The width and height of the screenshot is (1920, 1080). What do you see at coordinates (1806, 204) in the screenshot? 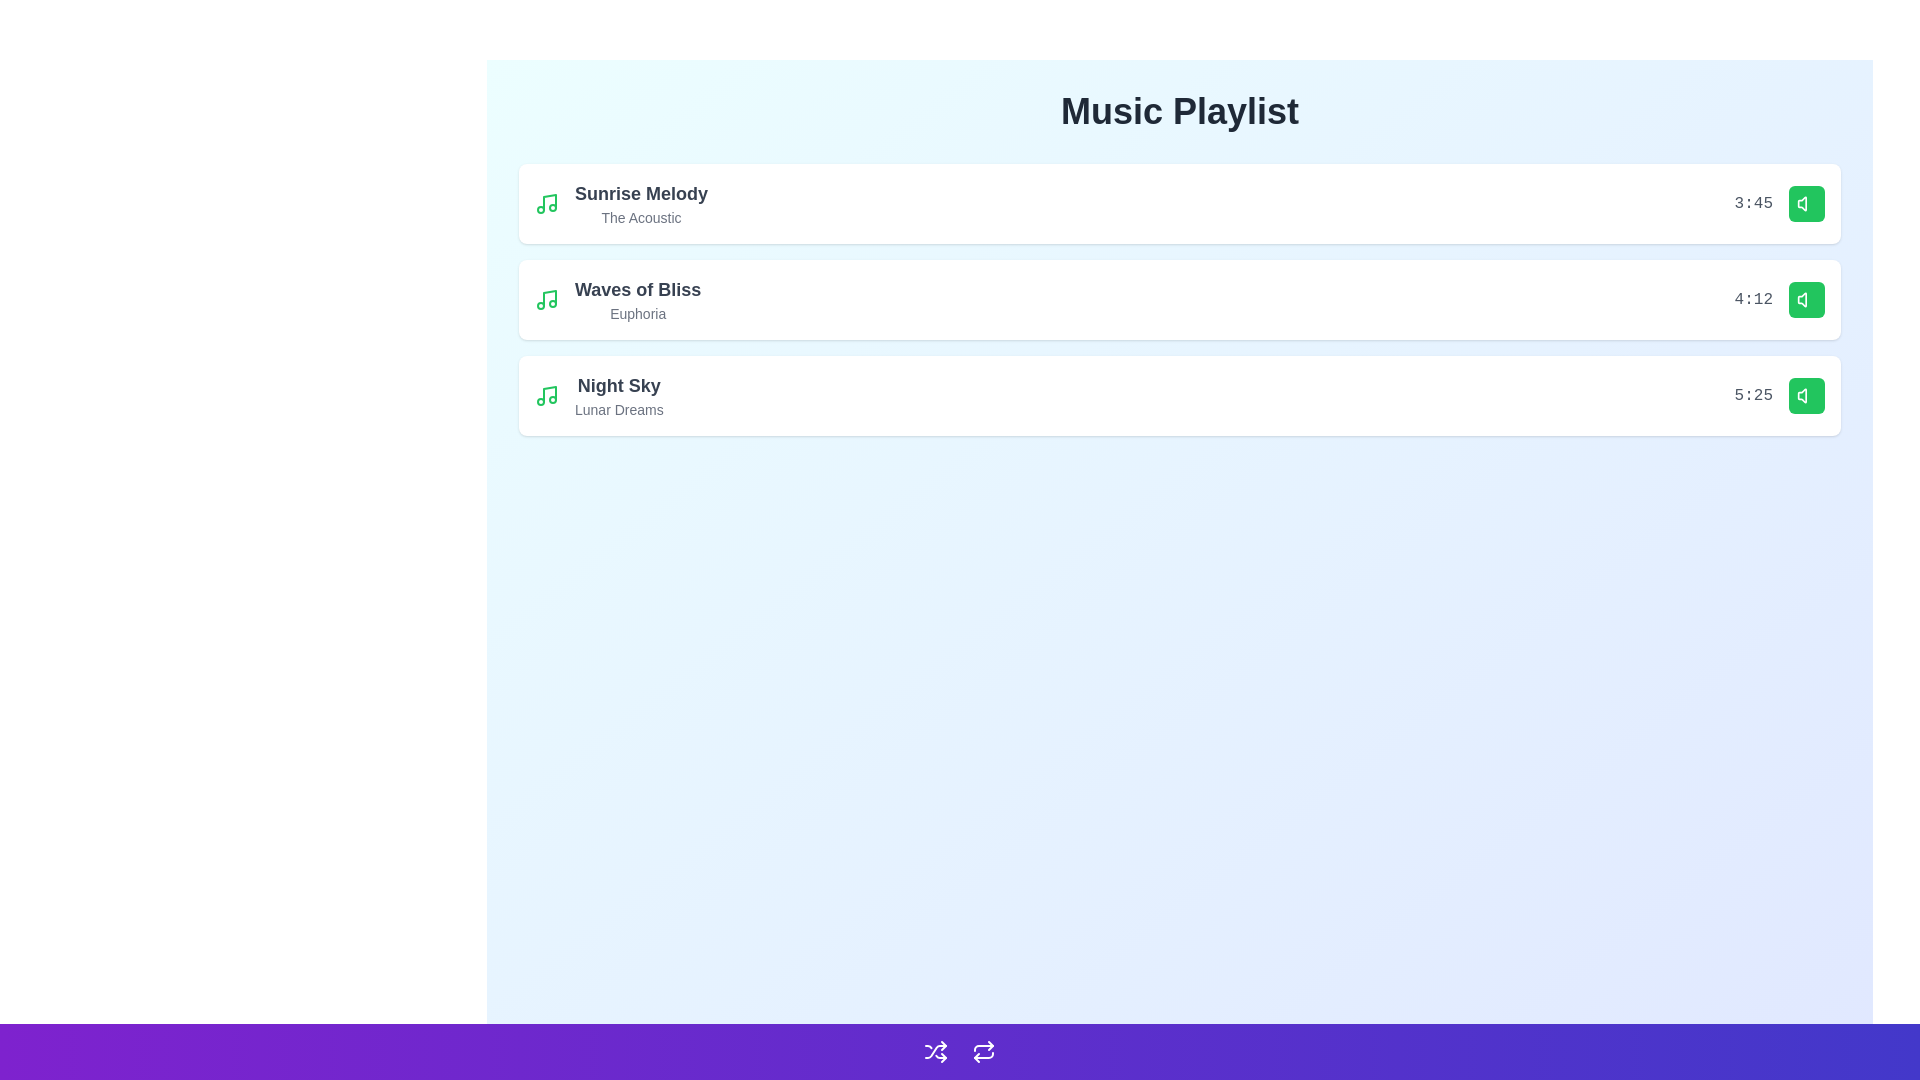
I see `the volume control button located to the right of the time text '3:45' in the first row of playlist entries` at bounding box center [1806, 204].